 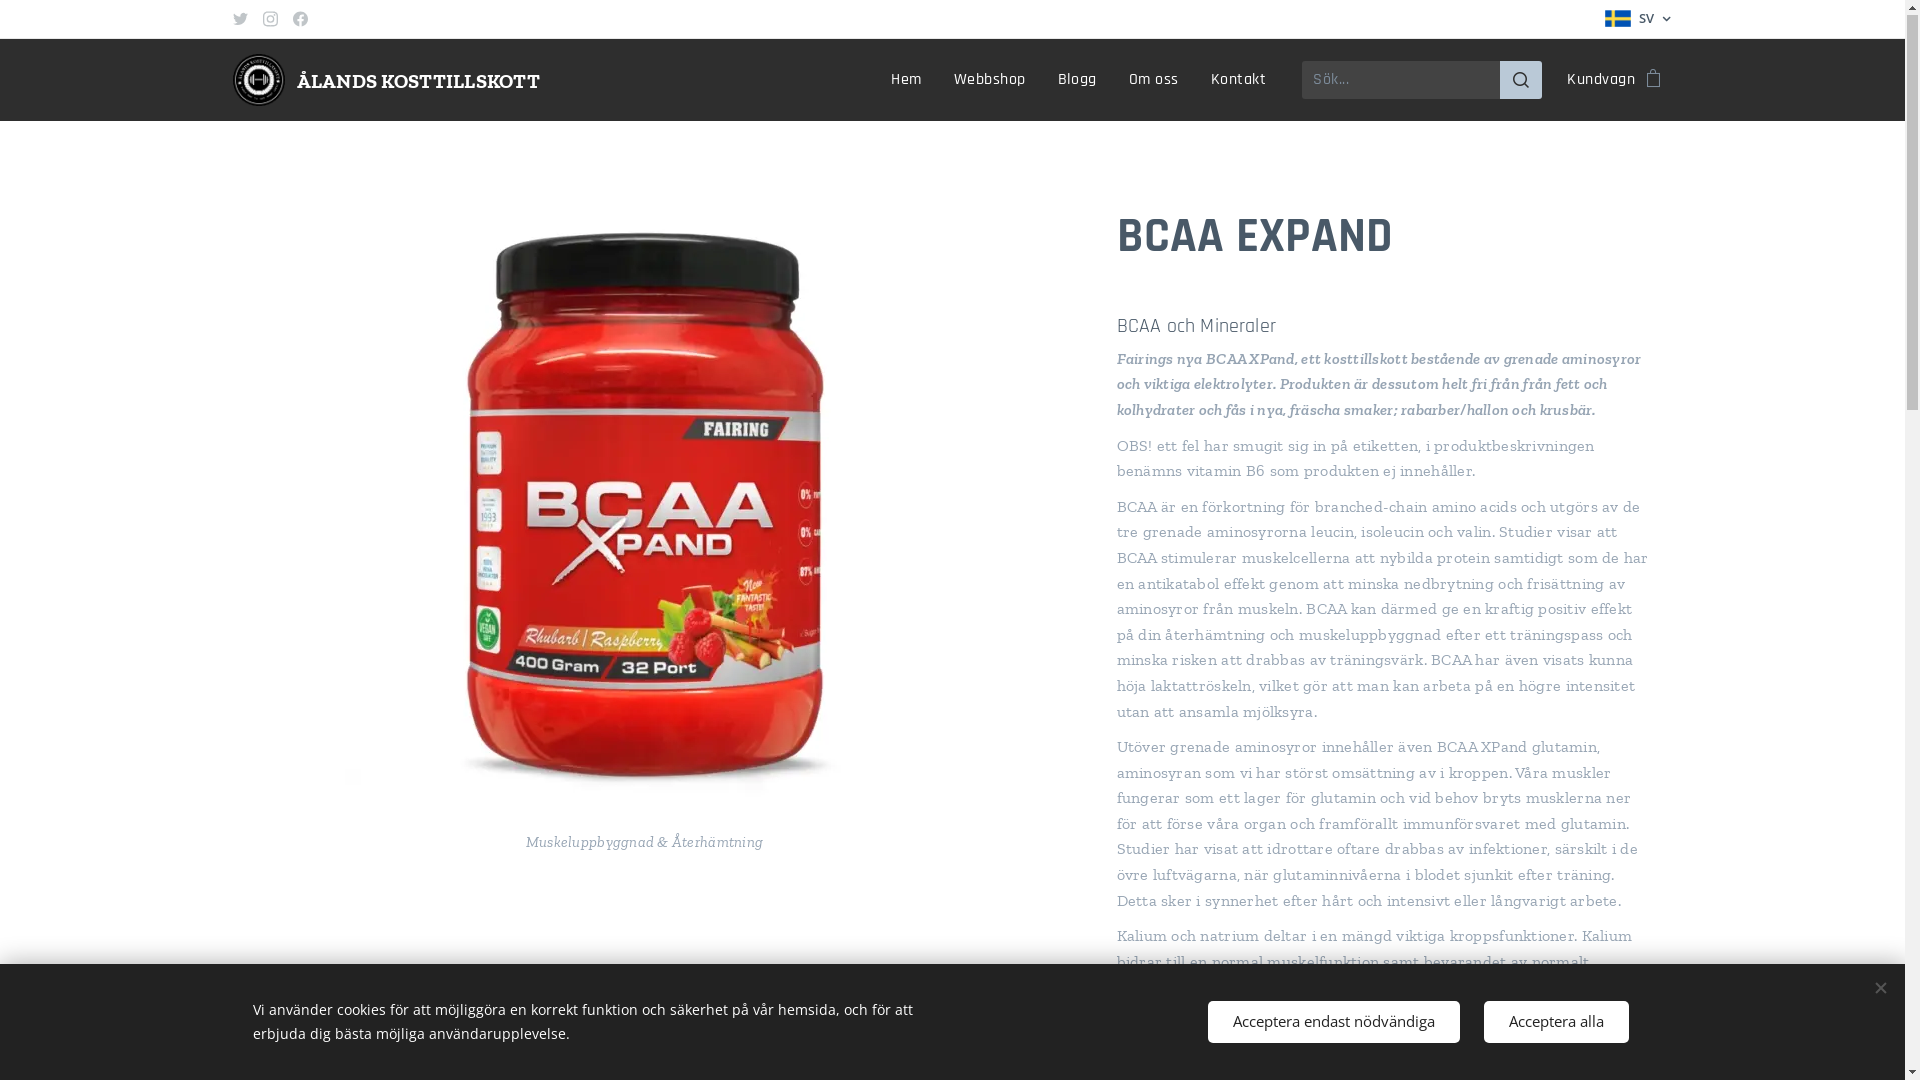 I want to click on 'Webbshop', so click(x=989, y=80).